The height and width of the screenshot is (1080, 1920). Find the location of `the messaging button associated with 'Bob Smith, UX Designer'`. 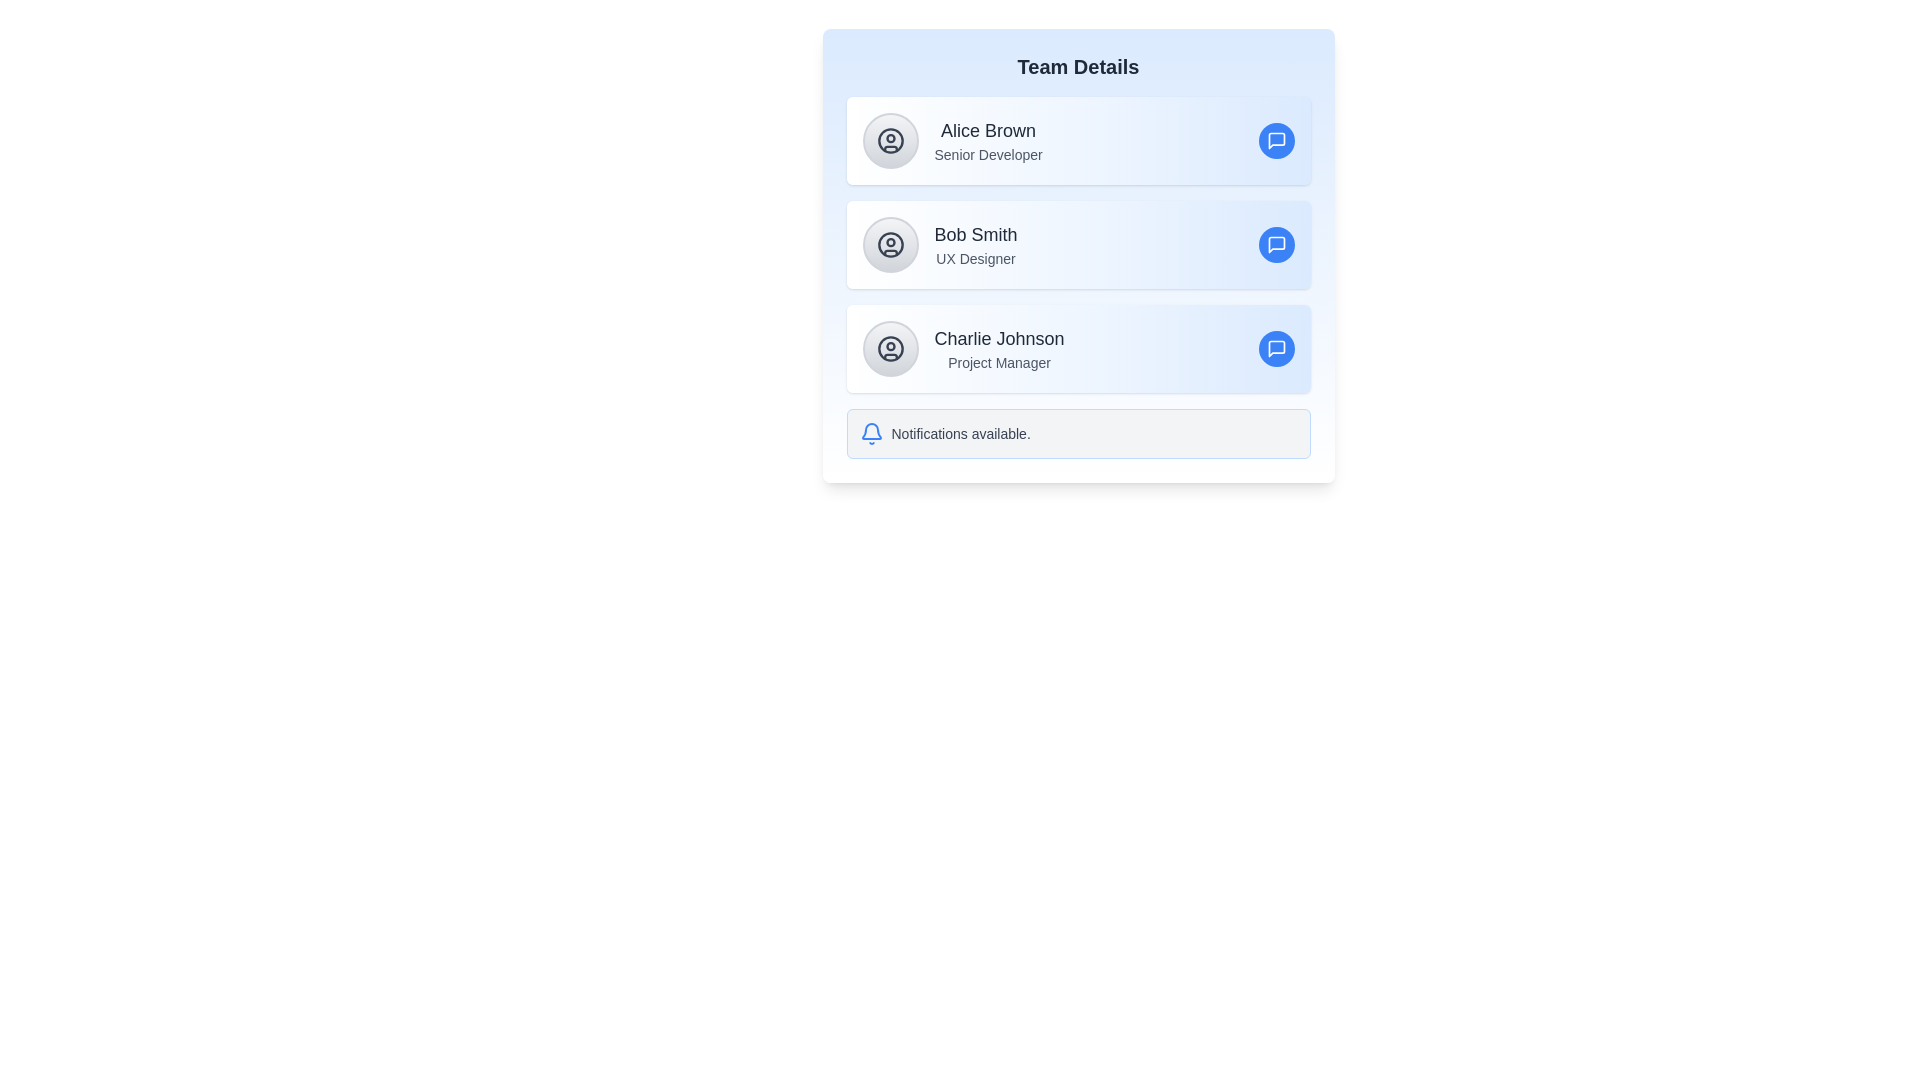

the messaging button associated with 'Bob Smith, UX Designer' is located at coordinates (1275, 244).